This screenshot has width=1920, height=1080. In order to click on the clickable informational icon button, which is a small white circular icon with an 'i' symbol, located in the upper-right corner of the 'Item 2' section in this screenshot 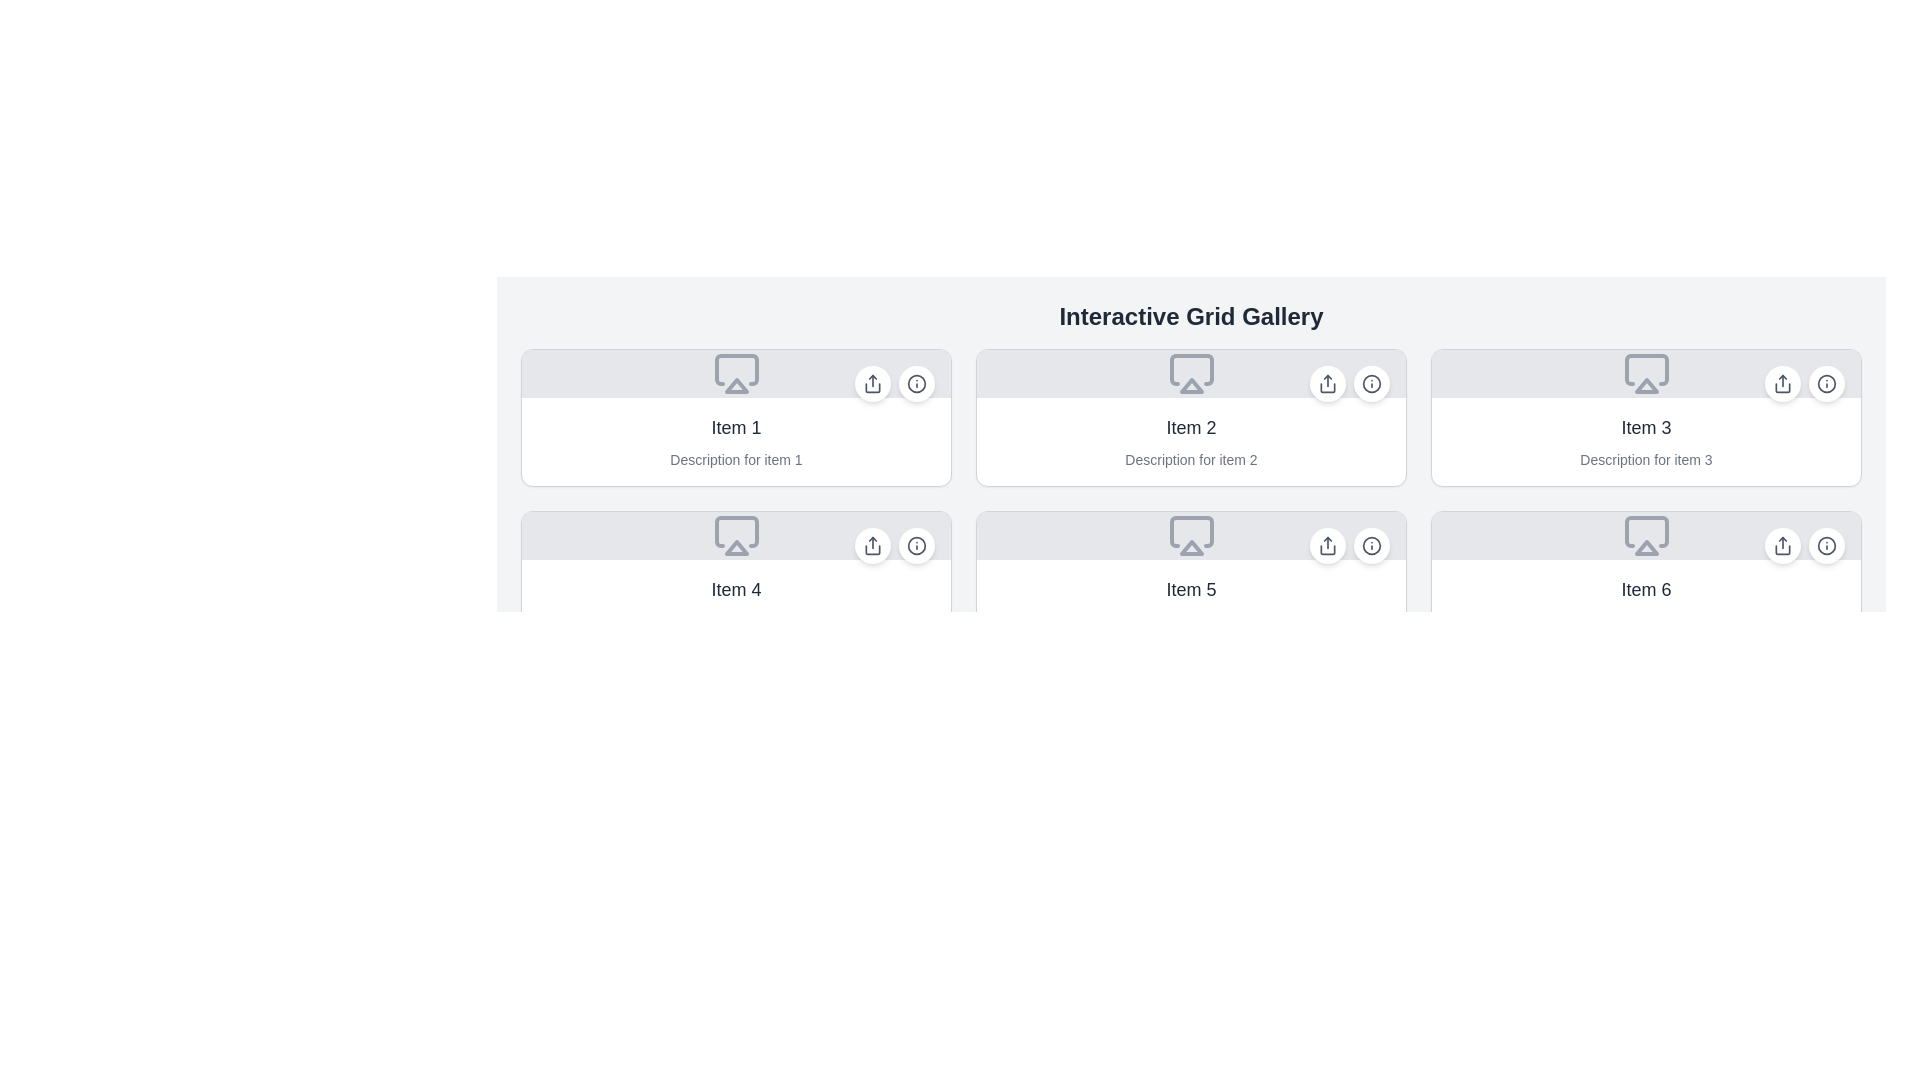, I will do `click(1349, 384)`.